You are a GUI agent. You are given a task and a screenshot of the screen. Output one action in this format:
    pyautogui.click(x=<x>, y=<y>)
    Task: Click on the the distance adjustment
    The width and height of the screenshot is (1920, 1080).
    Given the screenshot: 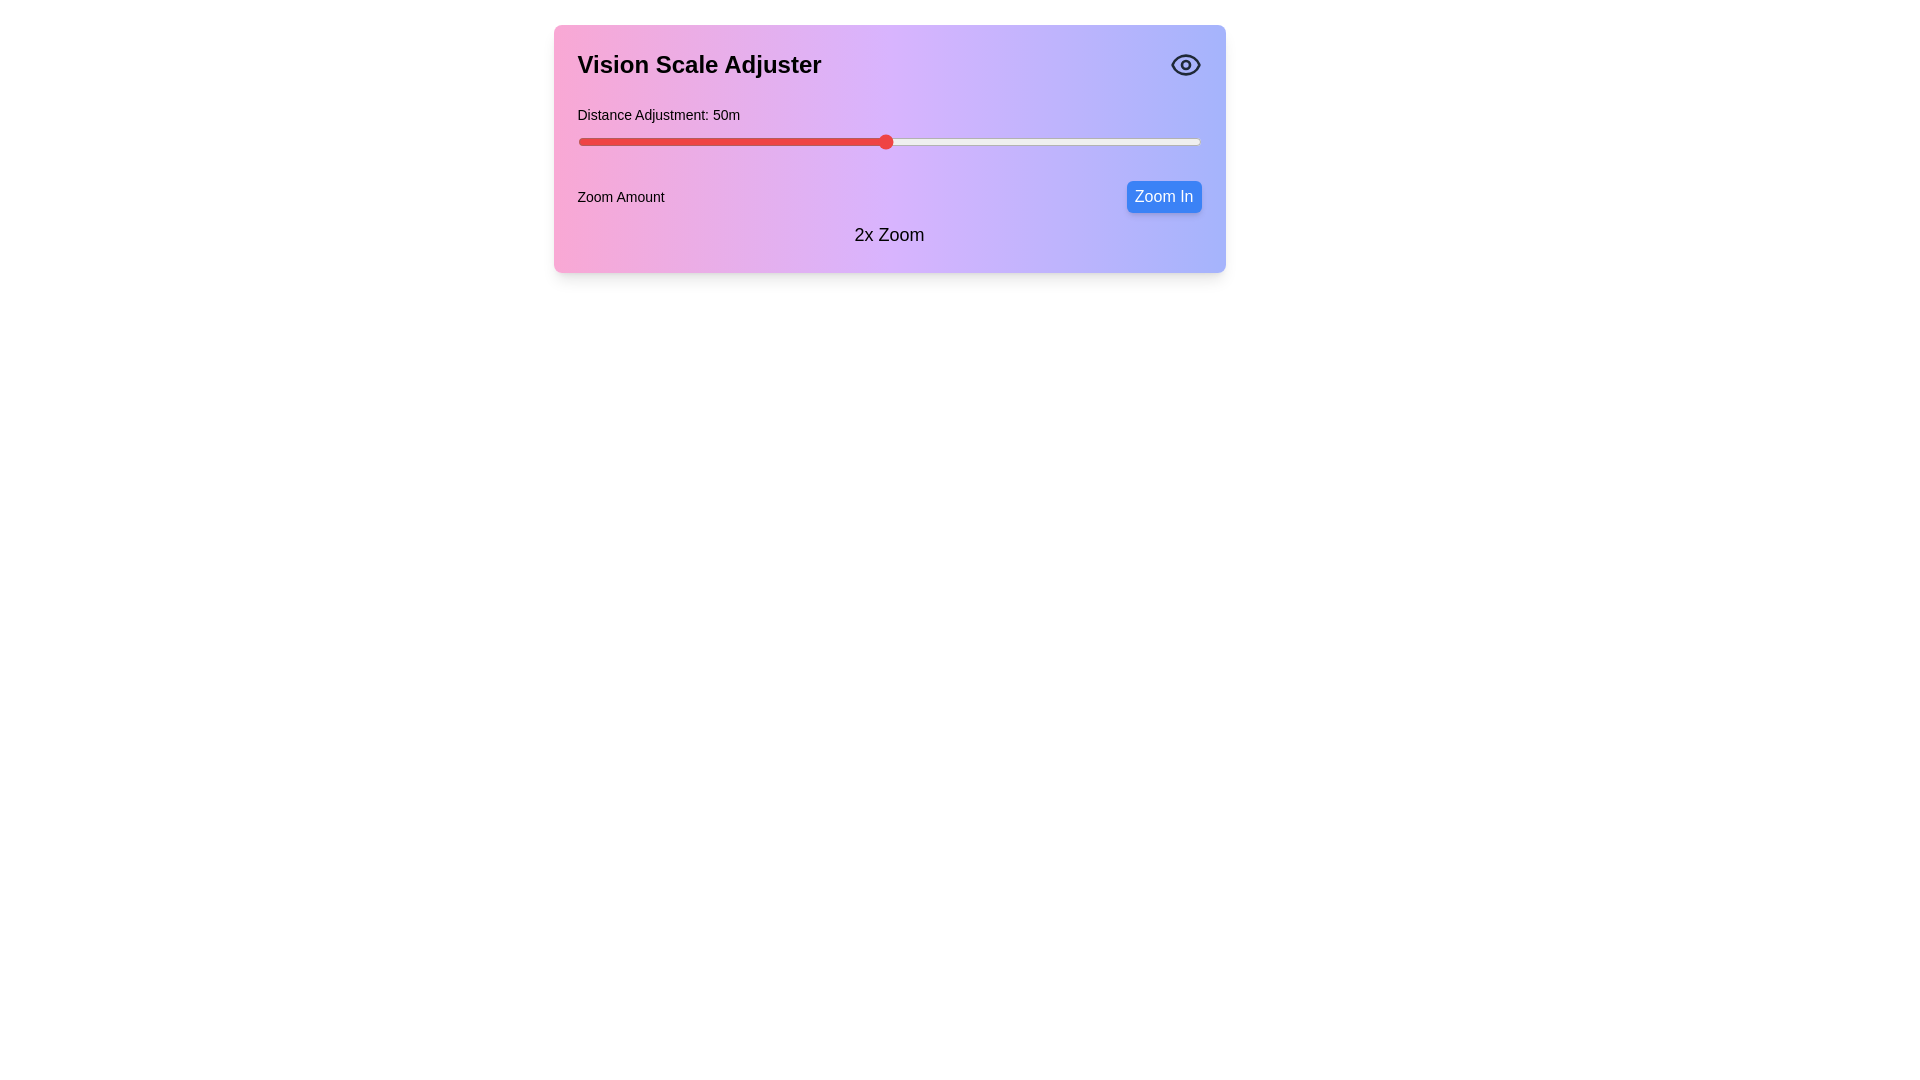 What is the action you would take?
    pyautogui.click(x=589, y=141)
    